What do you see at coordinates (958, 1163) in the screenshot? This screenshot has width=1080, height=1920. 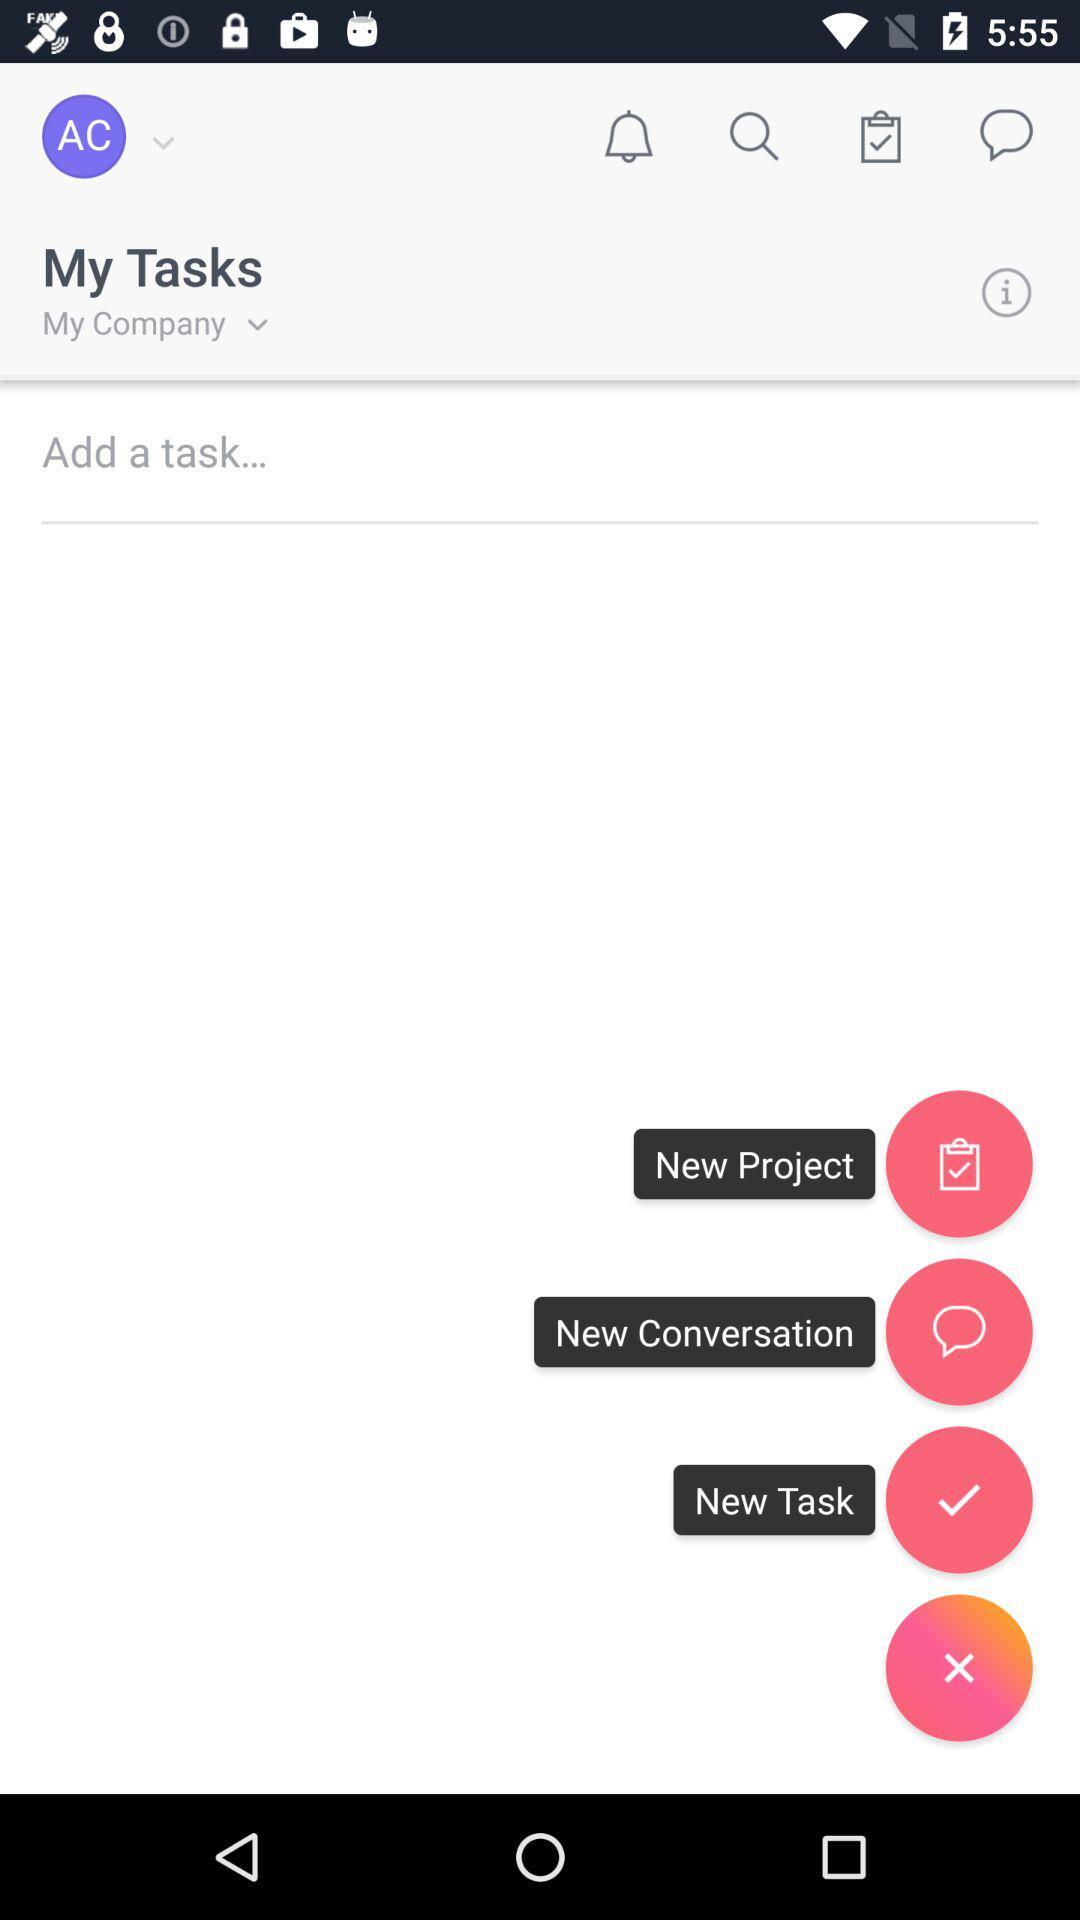 I see `the check icon` at bounding box center [958, 1163].